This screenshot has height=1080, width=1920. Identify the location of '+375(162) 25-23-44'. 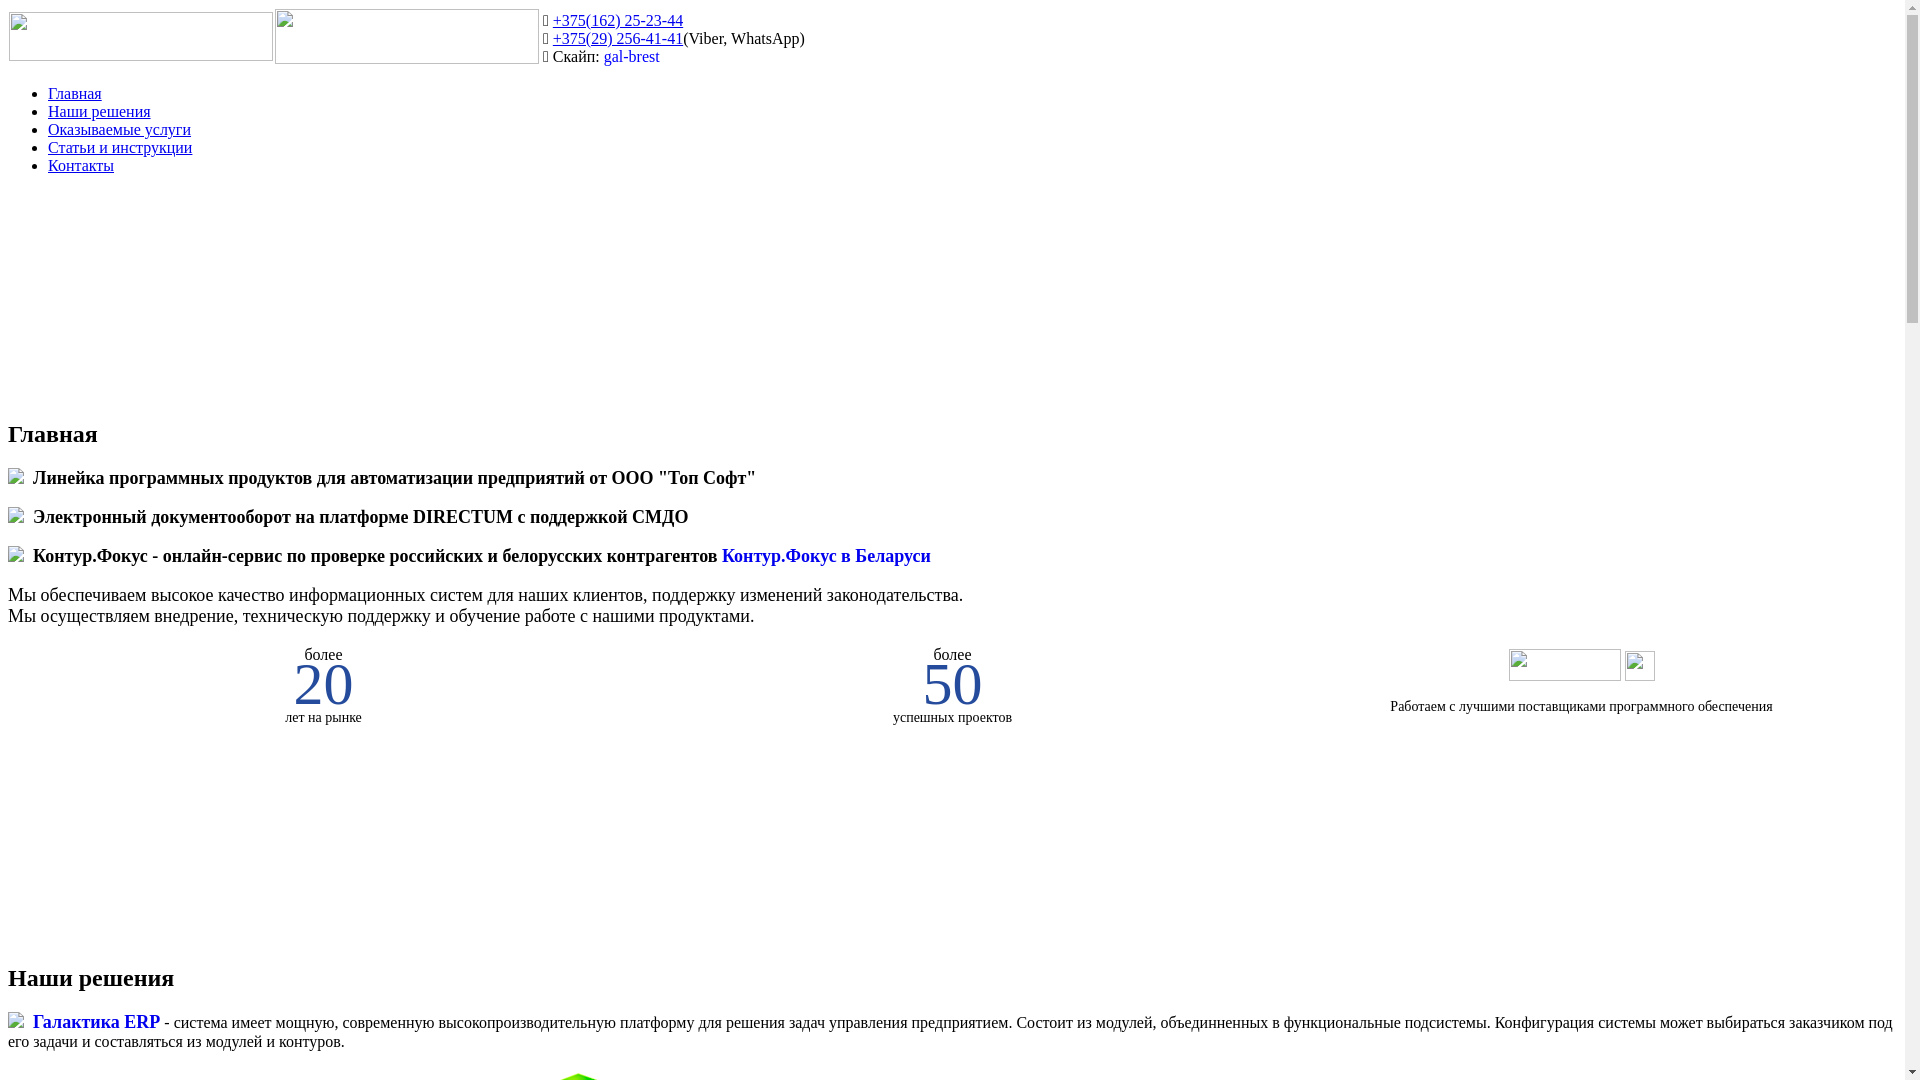
(617, 20).